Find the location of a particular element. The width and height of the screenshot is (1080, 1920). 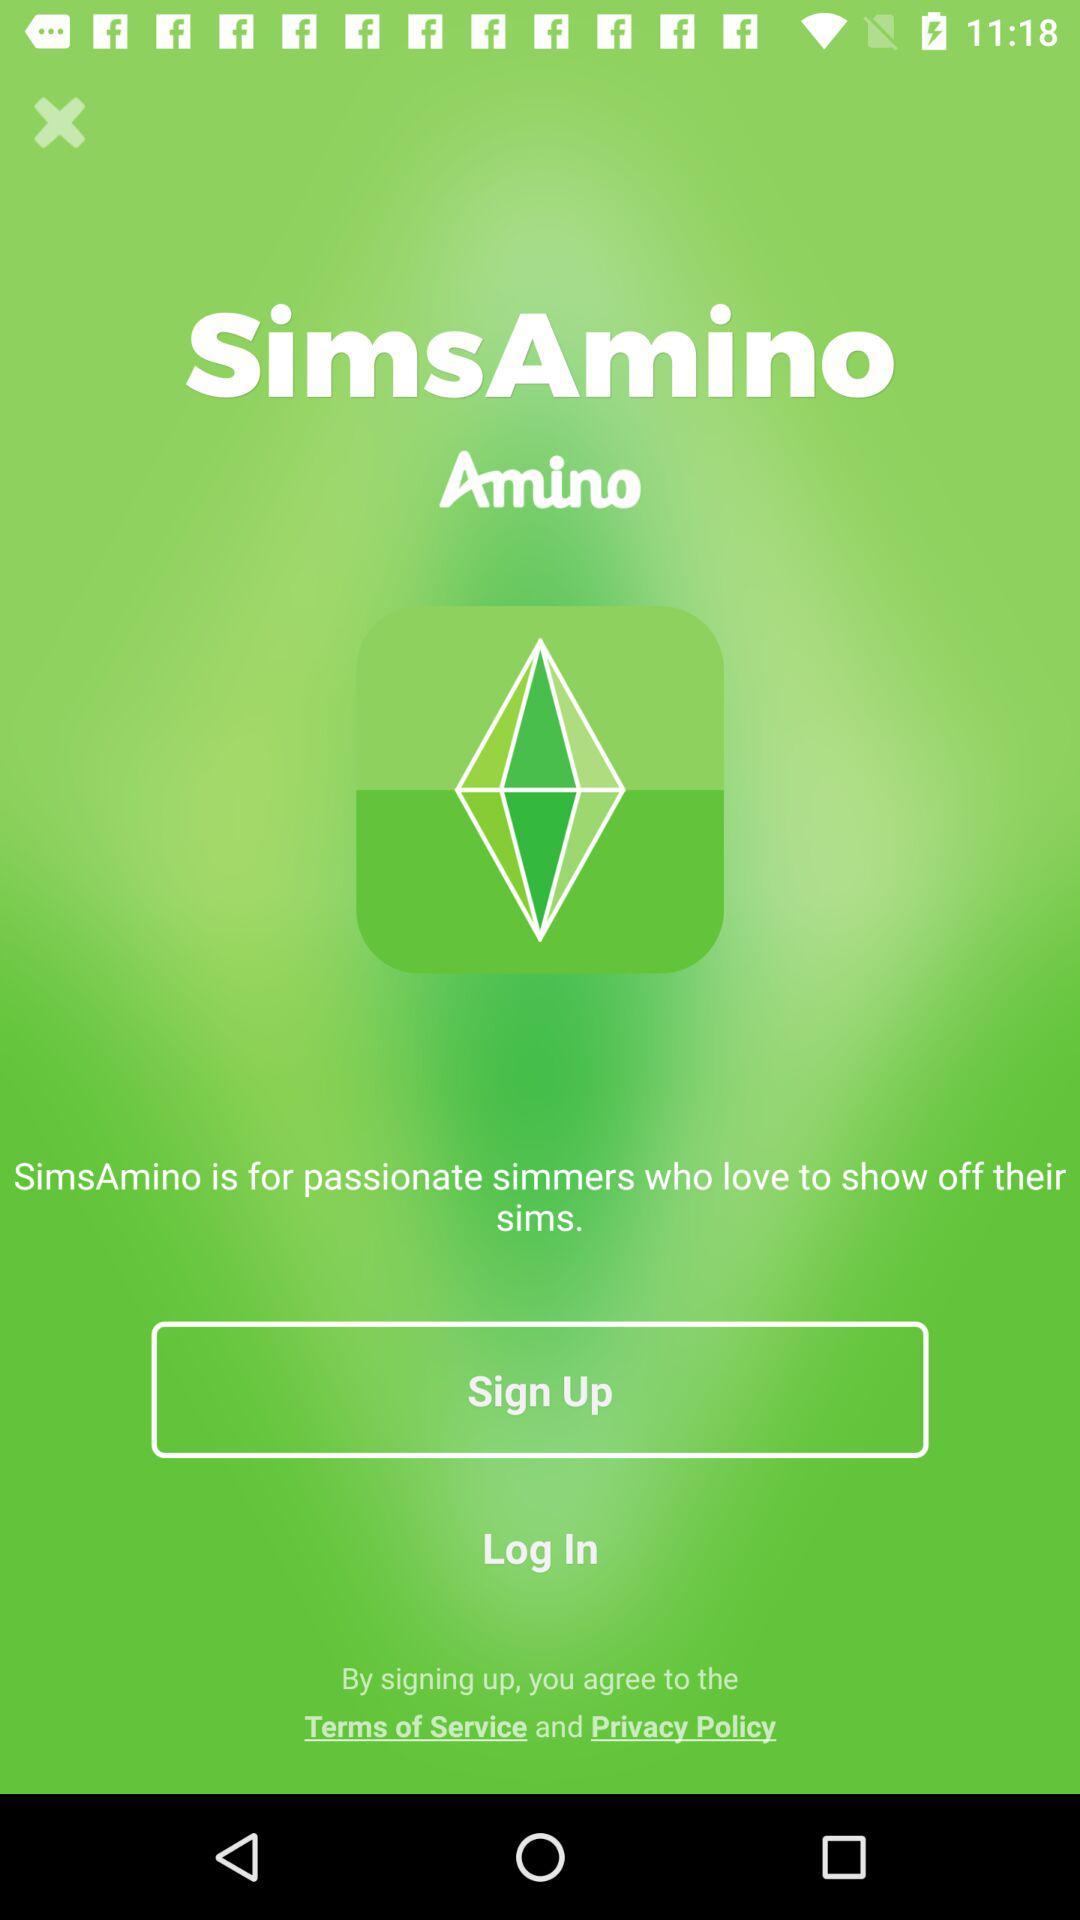

the icon below the simsamino is for app is located at coordinates (540, 1388).